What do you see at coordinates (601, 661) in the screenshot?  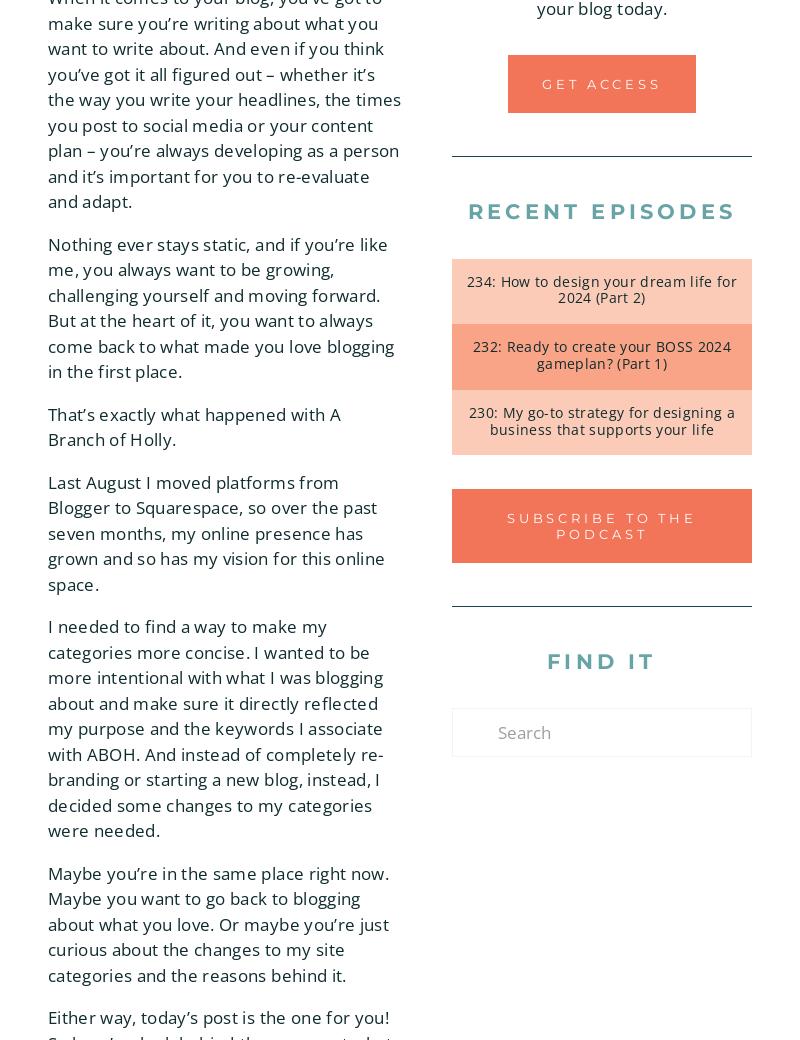 I see `'find it'` at bounding box center [601, 661].